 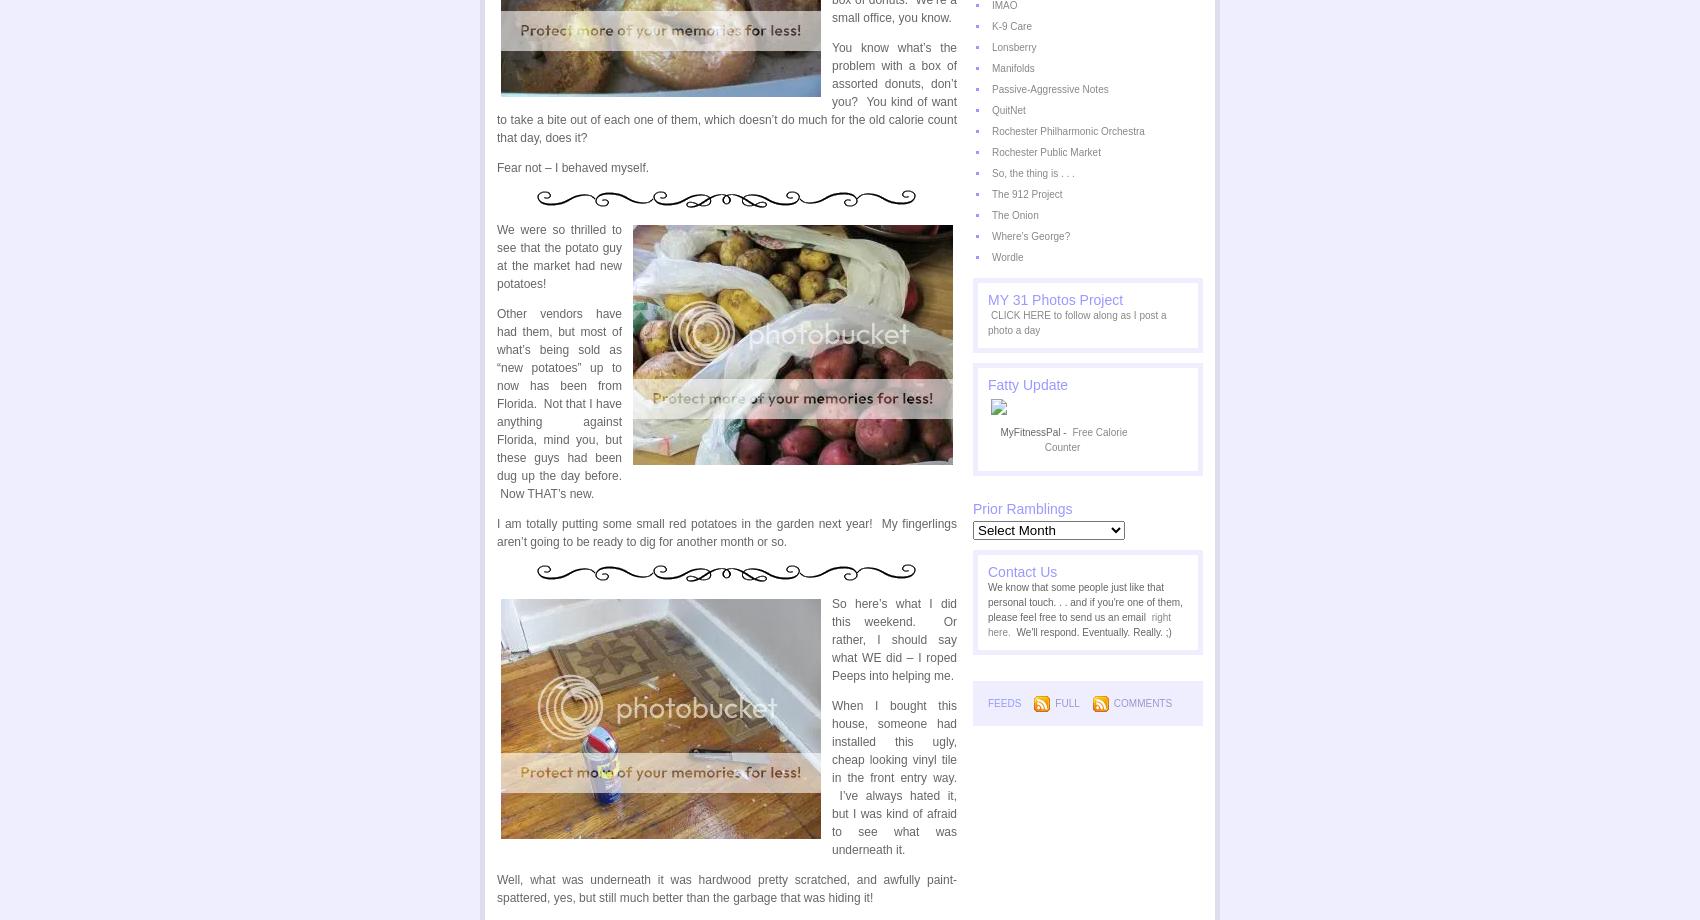 I want to click on 'So, the thing is . . .', so click(x=1031, y=172).